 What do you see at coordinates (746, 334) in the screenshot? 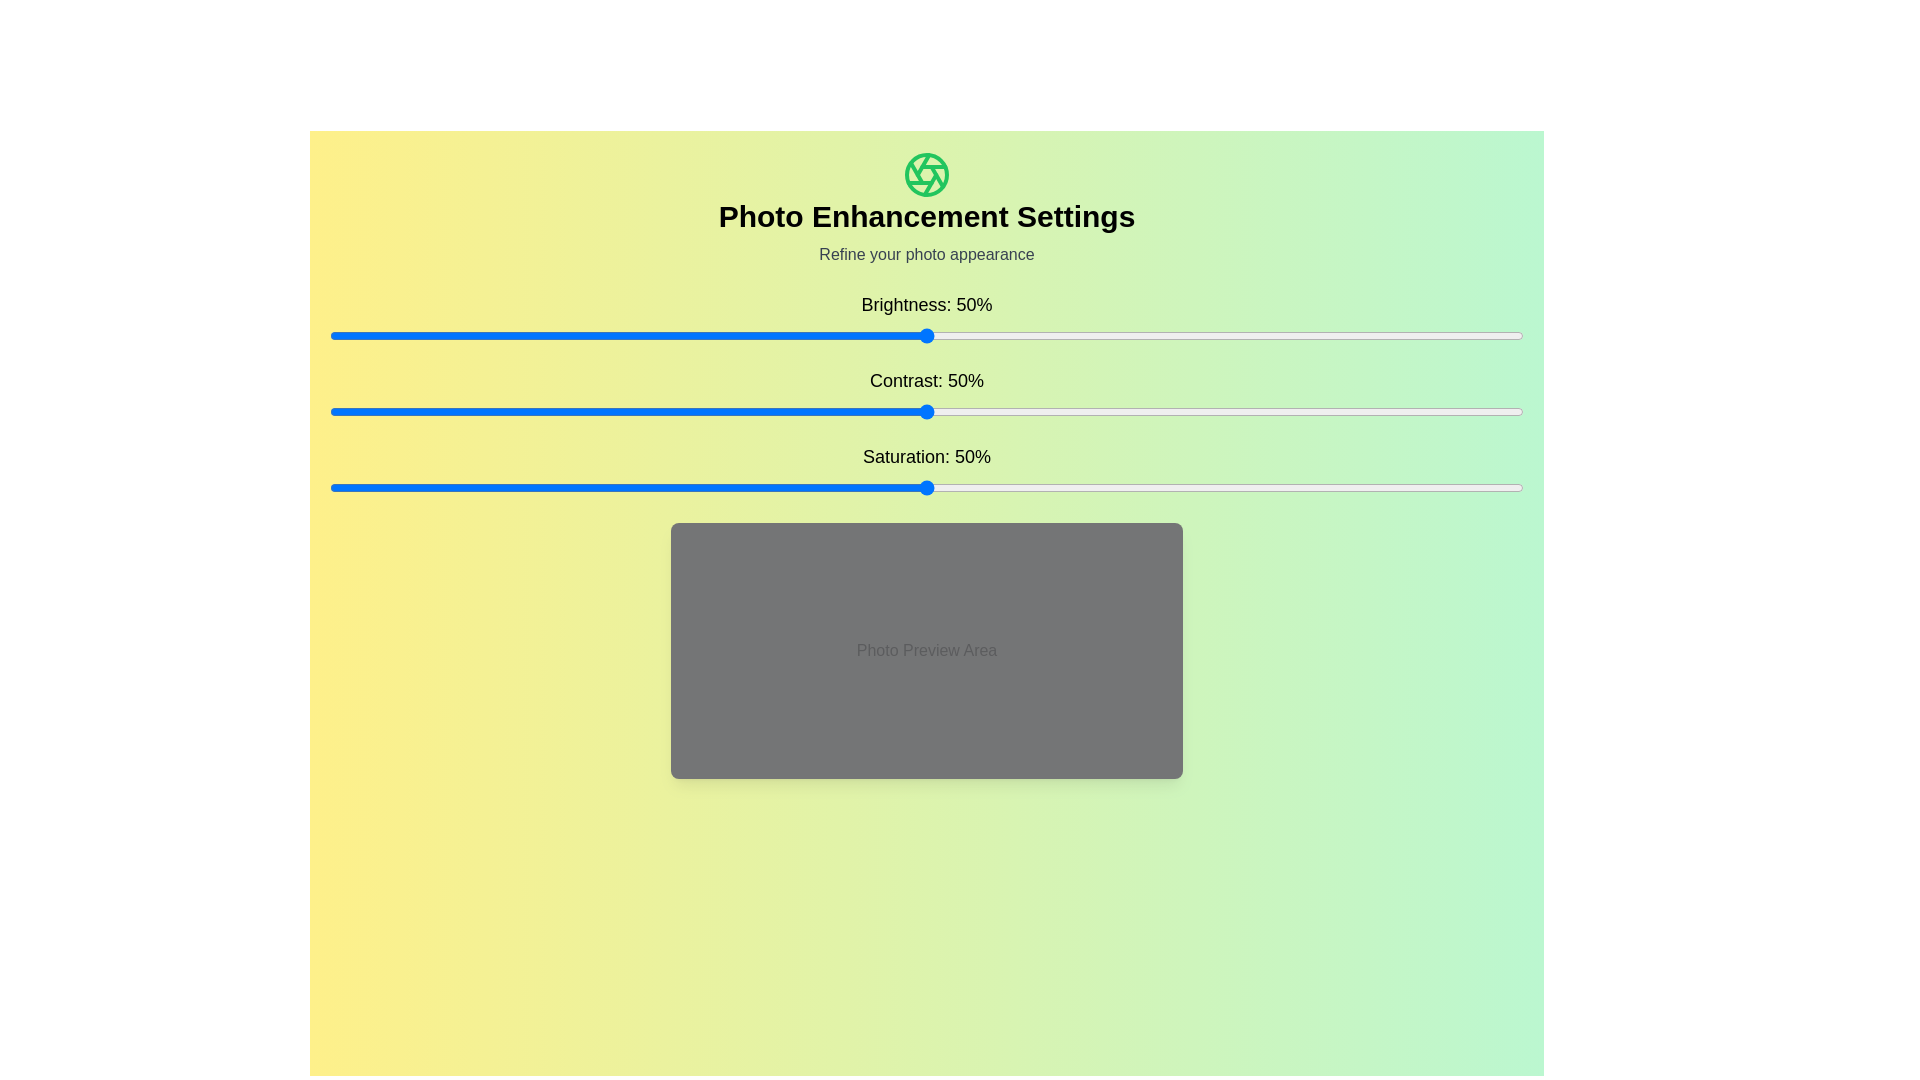
I see `the brightness slider to set the brightness to 35%` at bounding box center [746, 334].